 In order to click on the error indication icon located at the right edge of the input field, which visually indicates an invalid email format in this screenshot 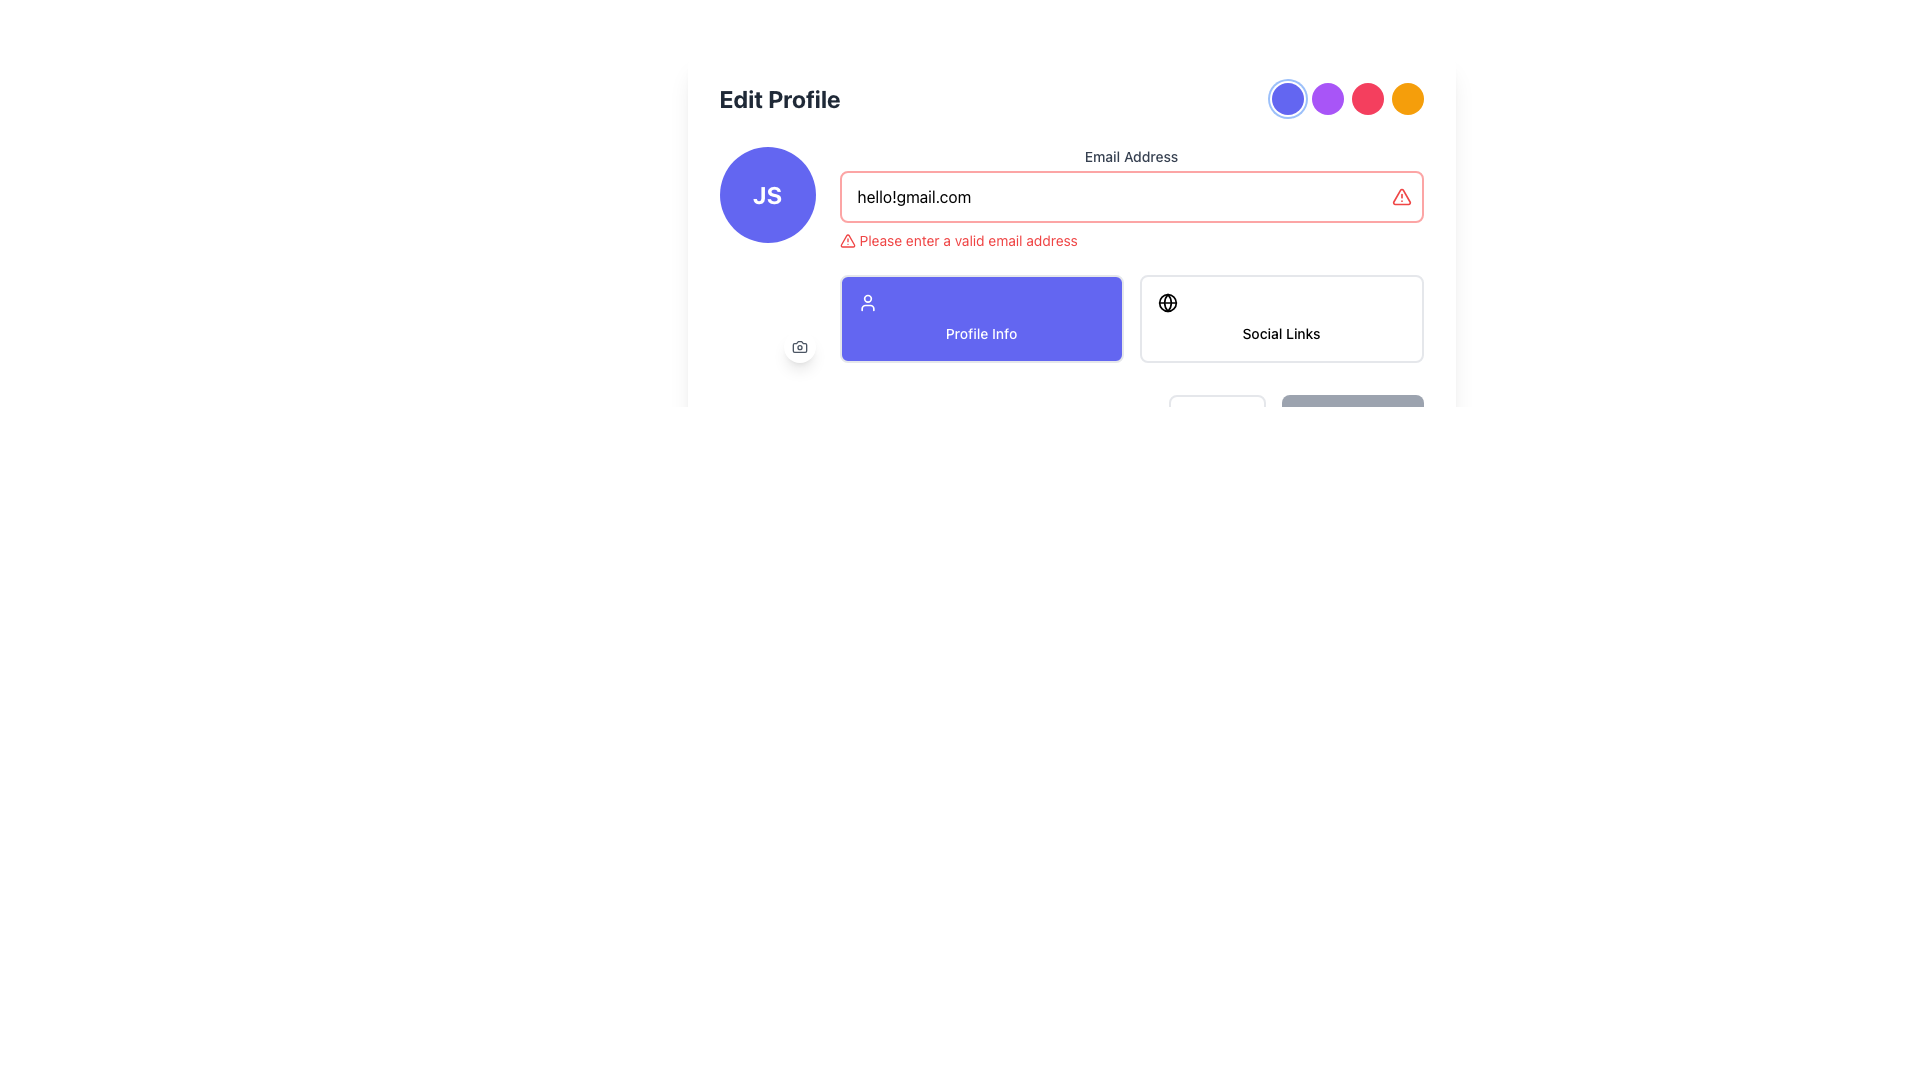, I will do `click(1400, 196)`.